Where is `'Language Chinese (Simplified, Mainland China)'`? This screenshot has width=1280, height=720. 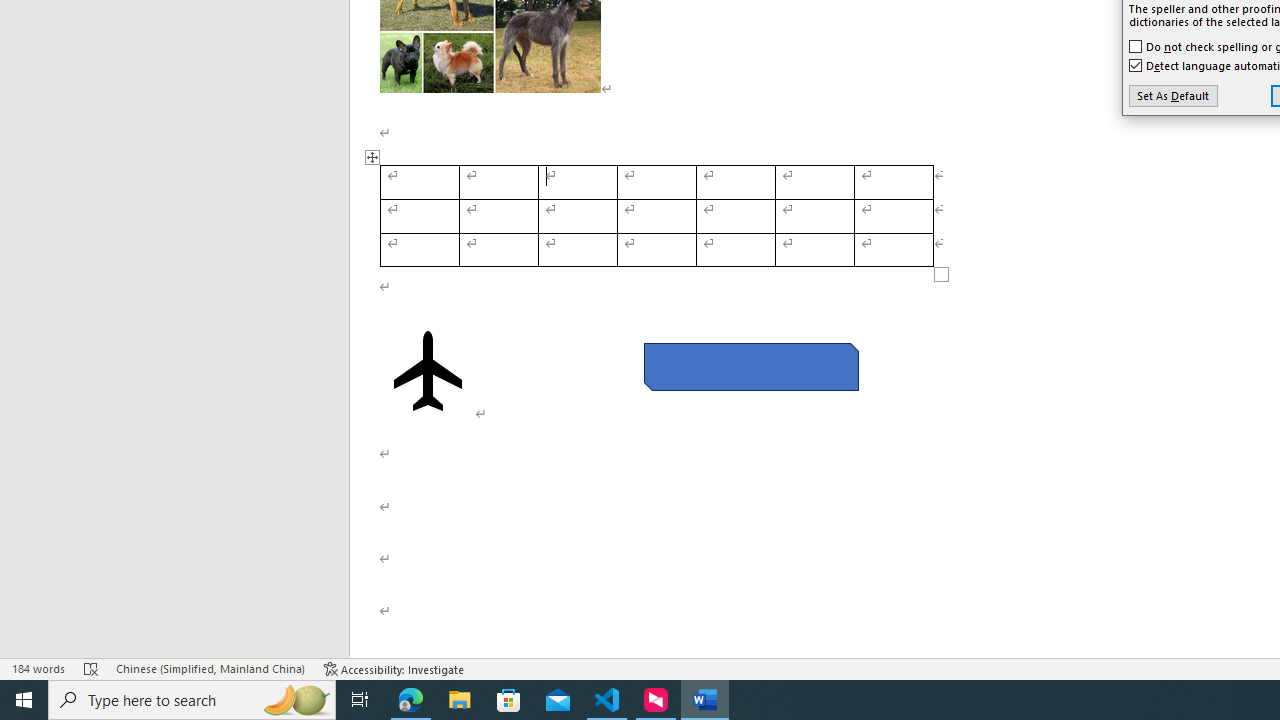
'Language Chinese (Simplified, Mainland China)' is located at coordinates (210, 669).